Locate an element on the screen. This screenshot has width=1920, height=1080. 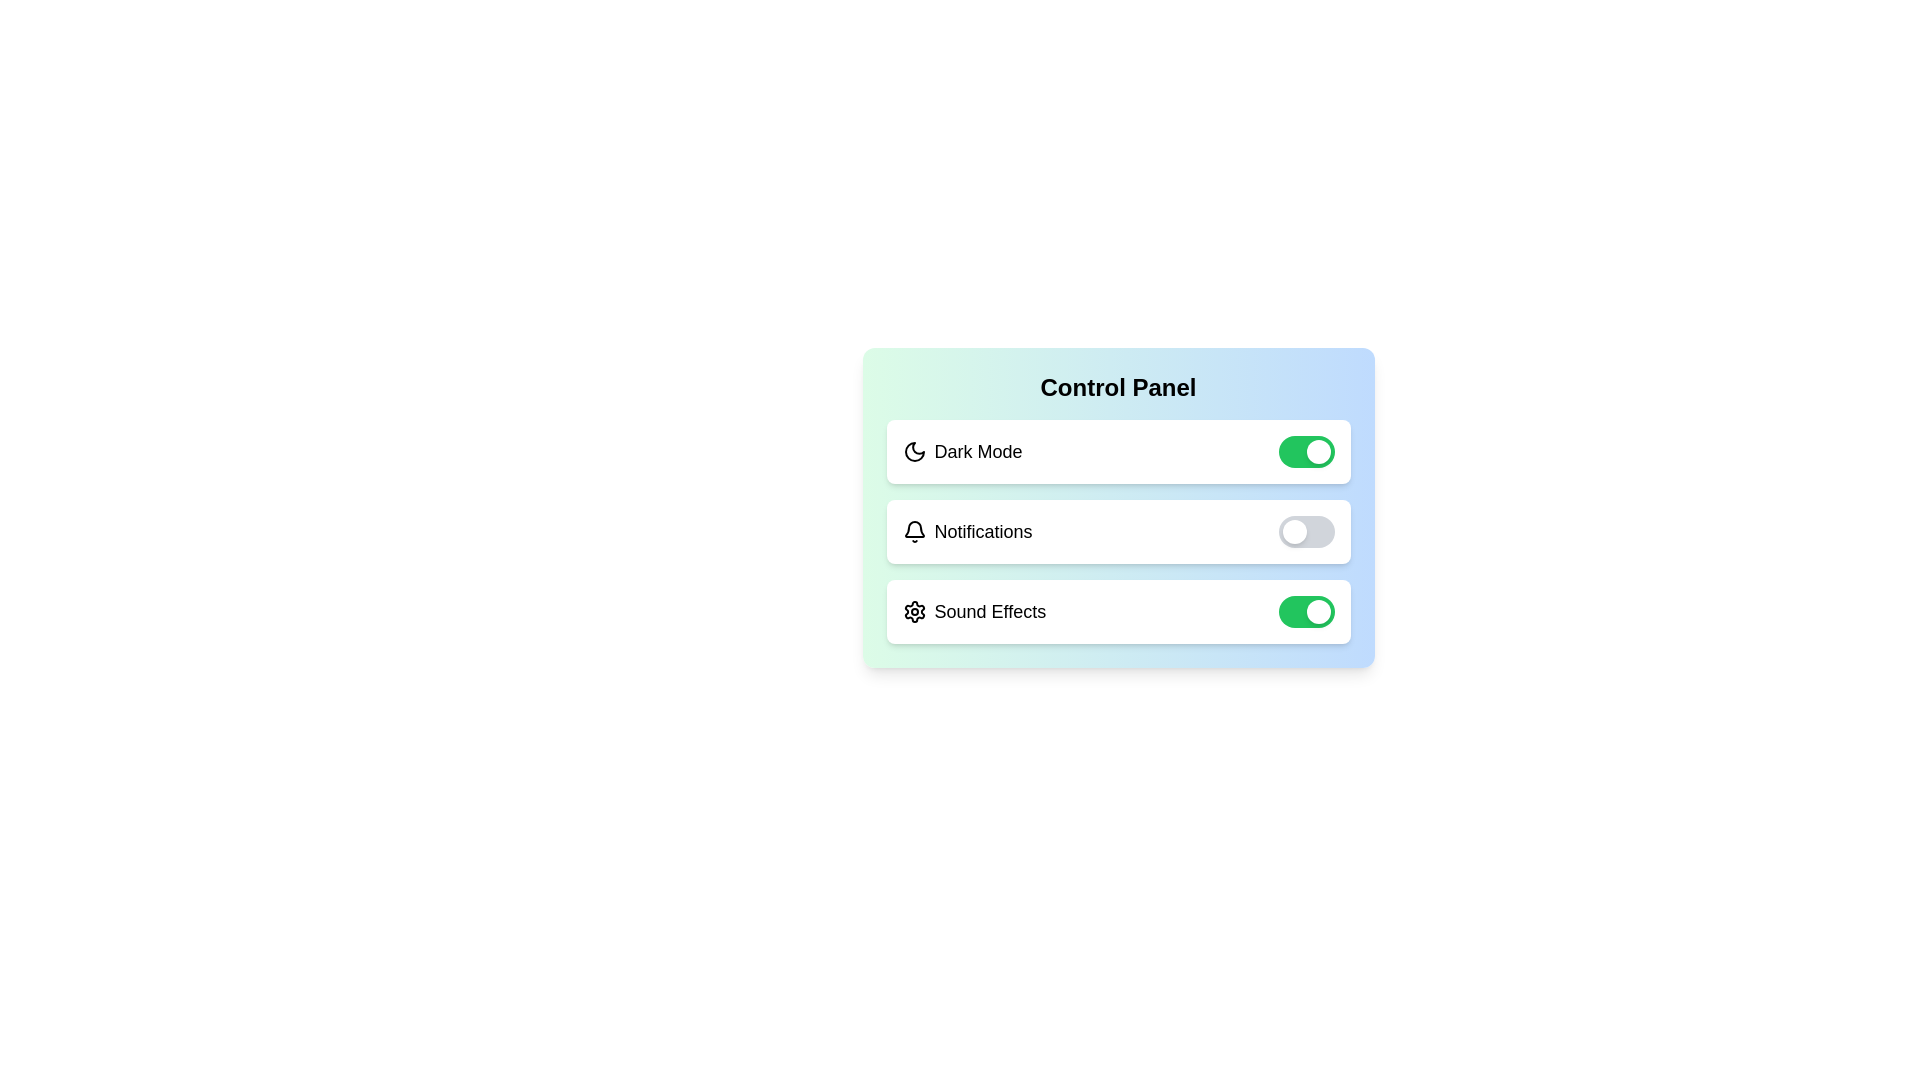
the text label Dark Mode to select it is located at coordinates (978, 451).